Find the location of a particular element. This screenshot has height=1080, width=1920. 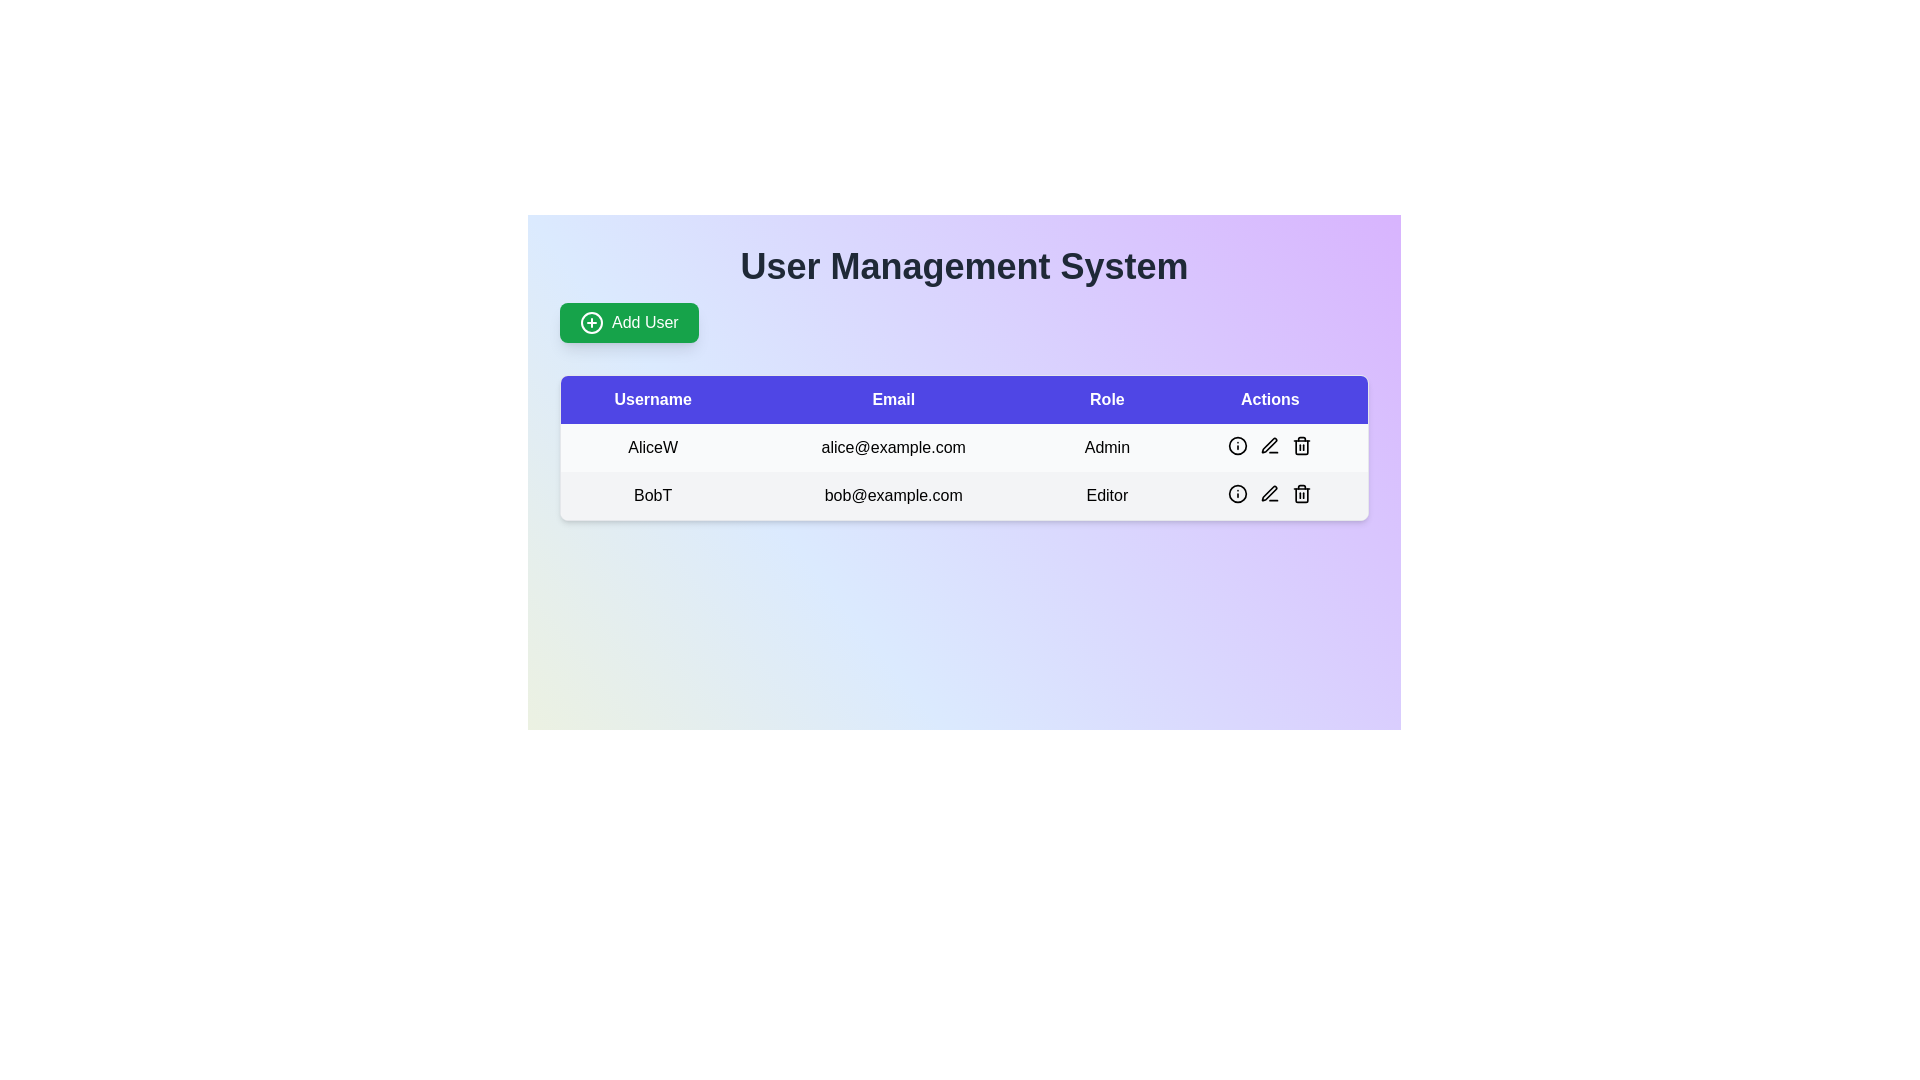

the text display field showing the email address 'alice@example.com', which is located in the 'Email' column under the 'Username' row labeled 'AliceW' is located at coordinates (892, 446).